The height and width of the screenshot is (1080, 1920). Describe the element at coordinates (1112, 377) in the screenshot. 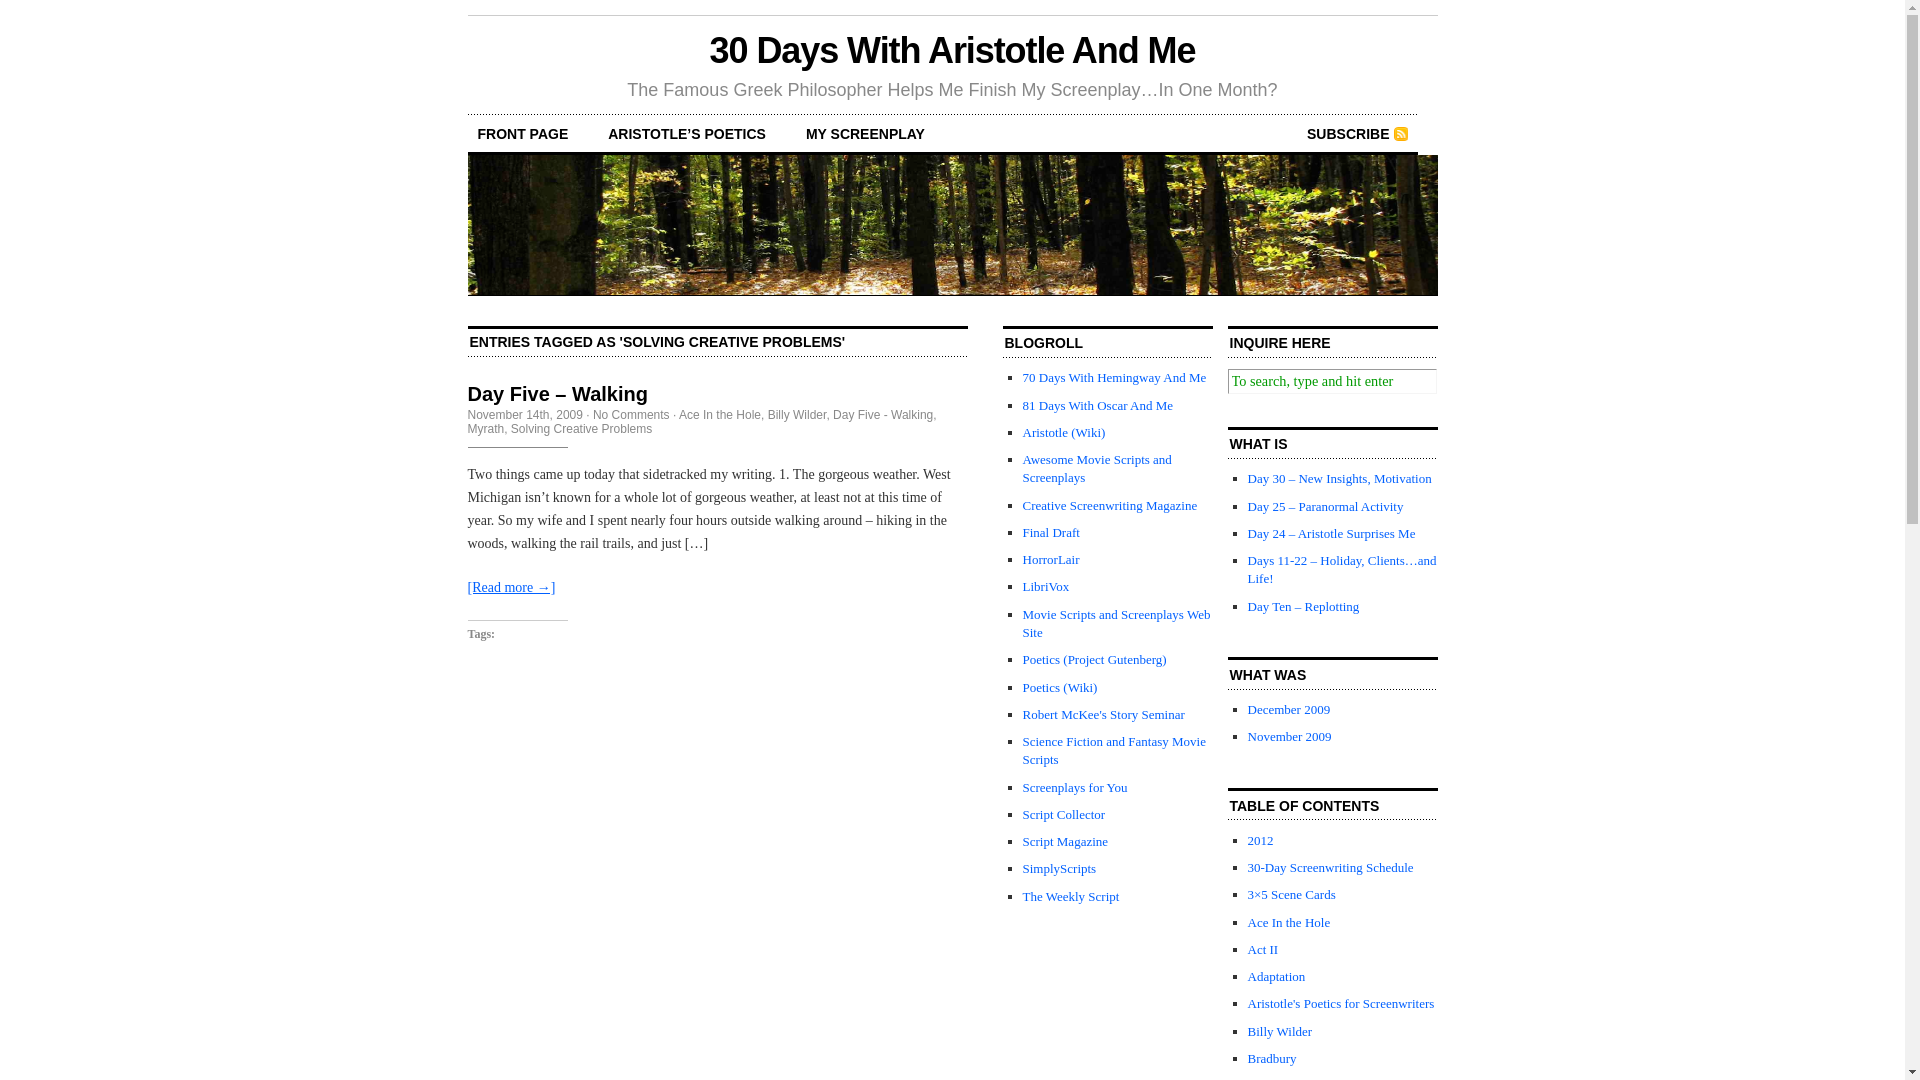

I see `'70 Days With Hemingway And Me'` at that location.